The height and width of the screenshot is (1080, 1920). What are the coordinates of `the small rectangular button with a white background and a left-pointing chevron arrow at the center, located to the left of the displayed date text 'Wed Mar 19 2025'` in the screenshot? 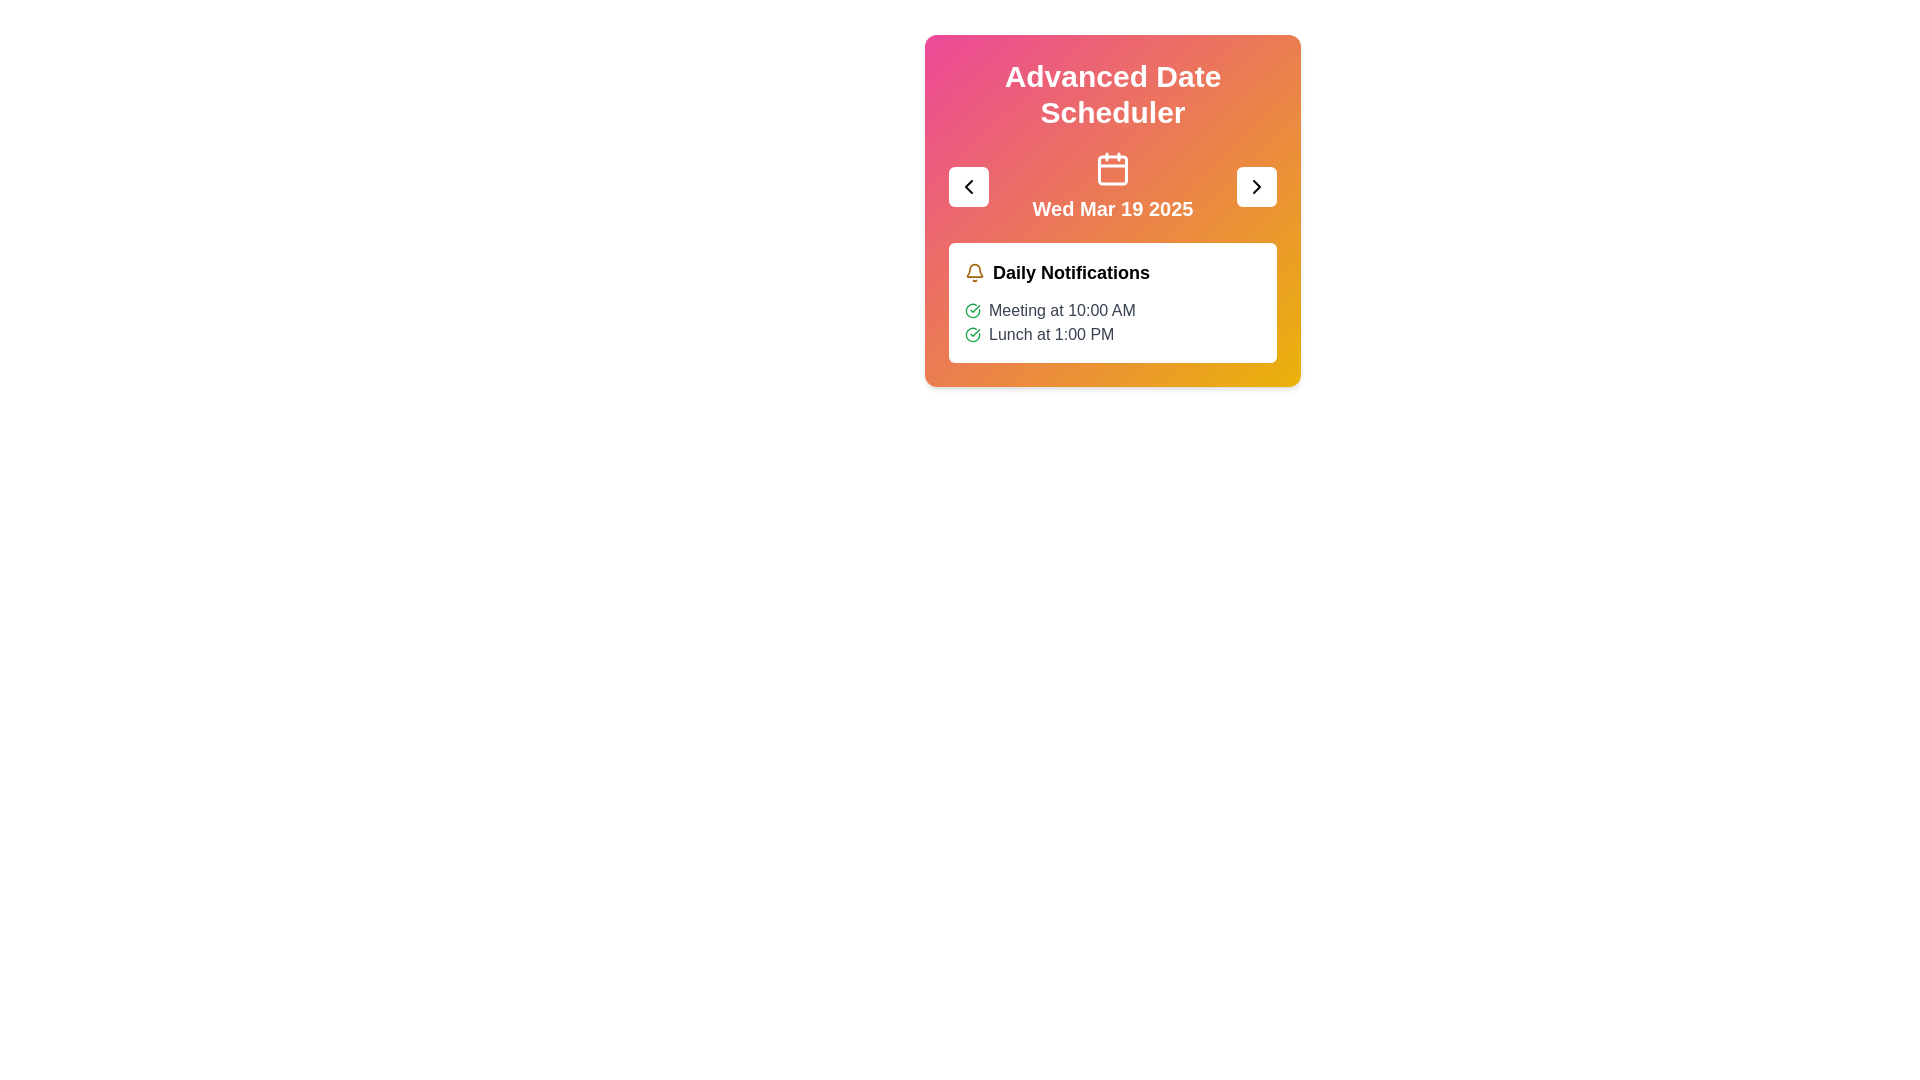 It's located at (969, 186).